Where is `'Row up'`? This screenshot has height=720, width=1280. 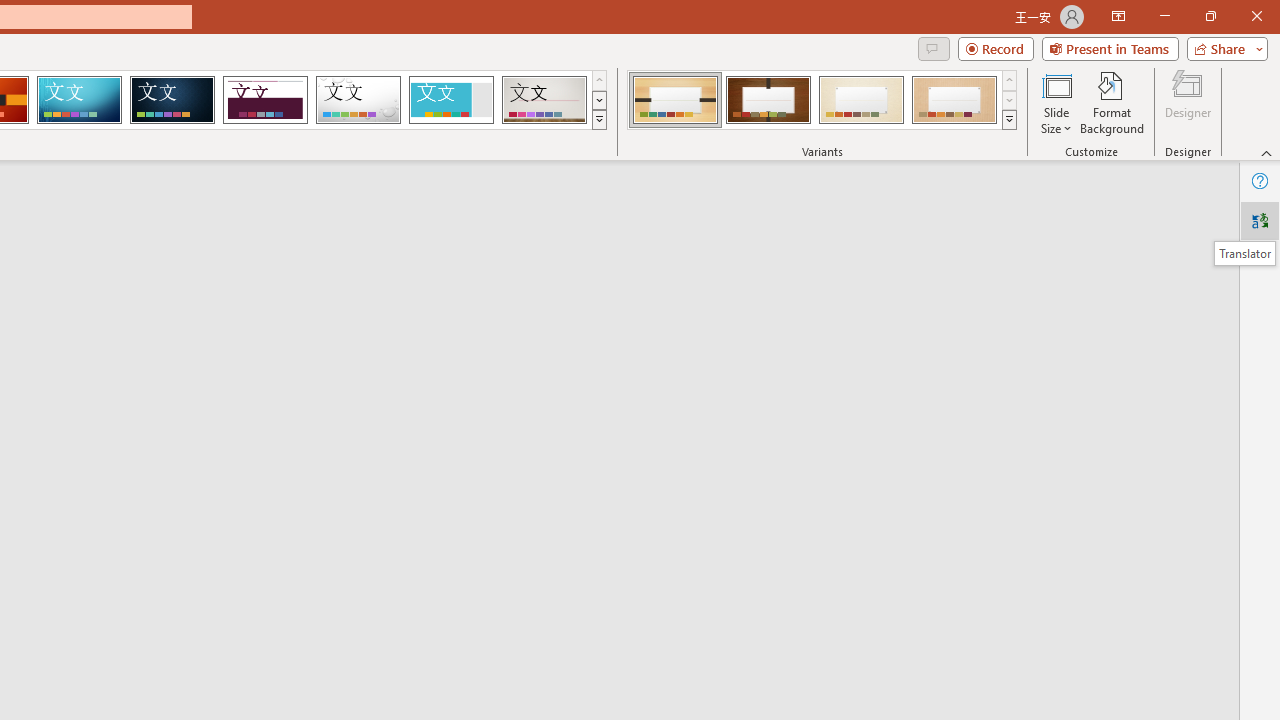 'Row up' is located at coordinates (1009, 79).